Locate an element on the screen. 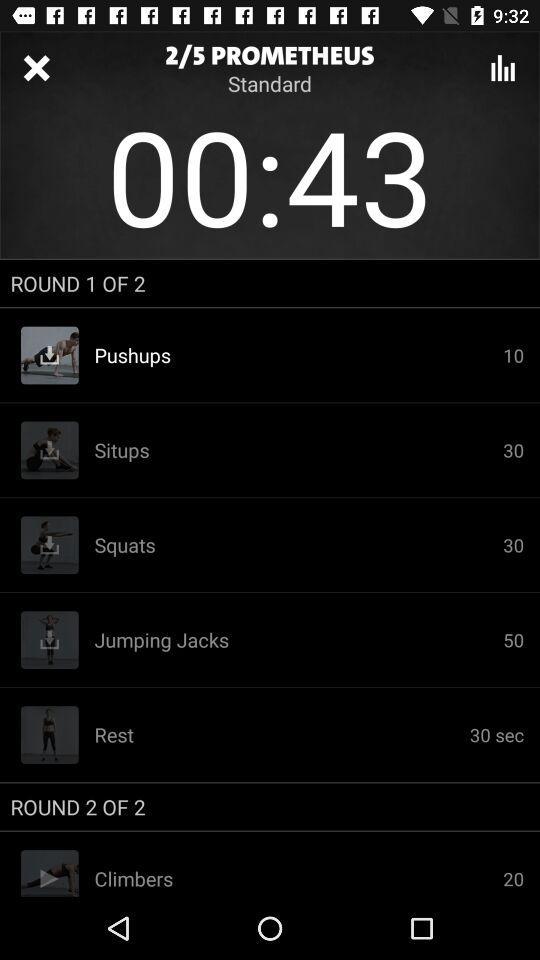  menu is located at coordinates (502, 68).